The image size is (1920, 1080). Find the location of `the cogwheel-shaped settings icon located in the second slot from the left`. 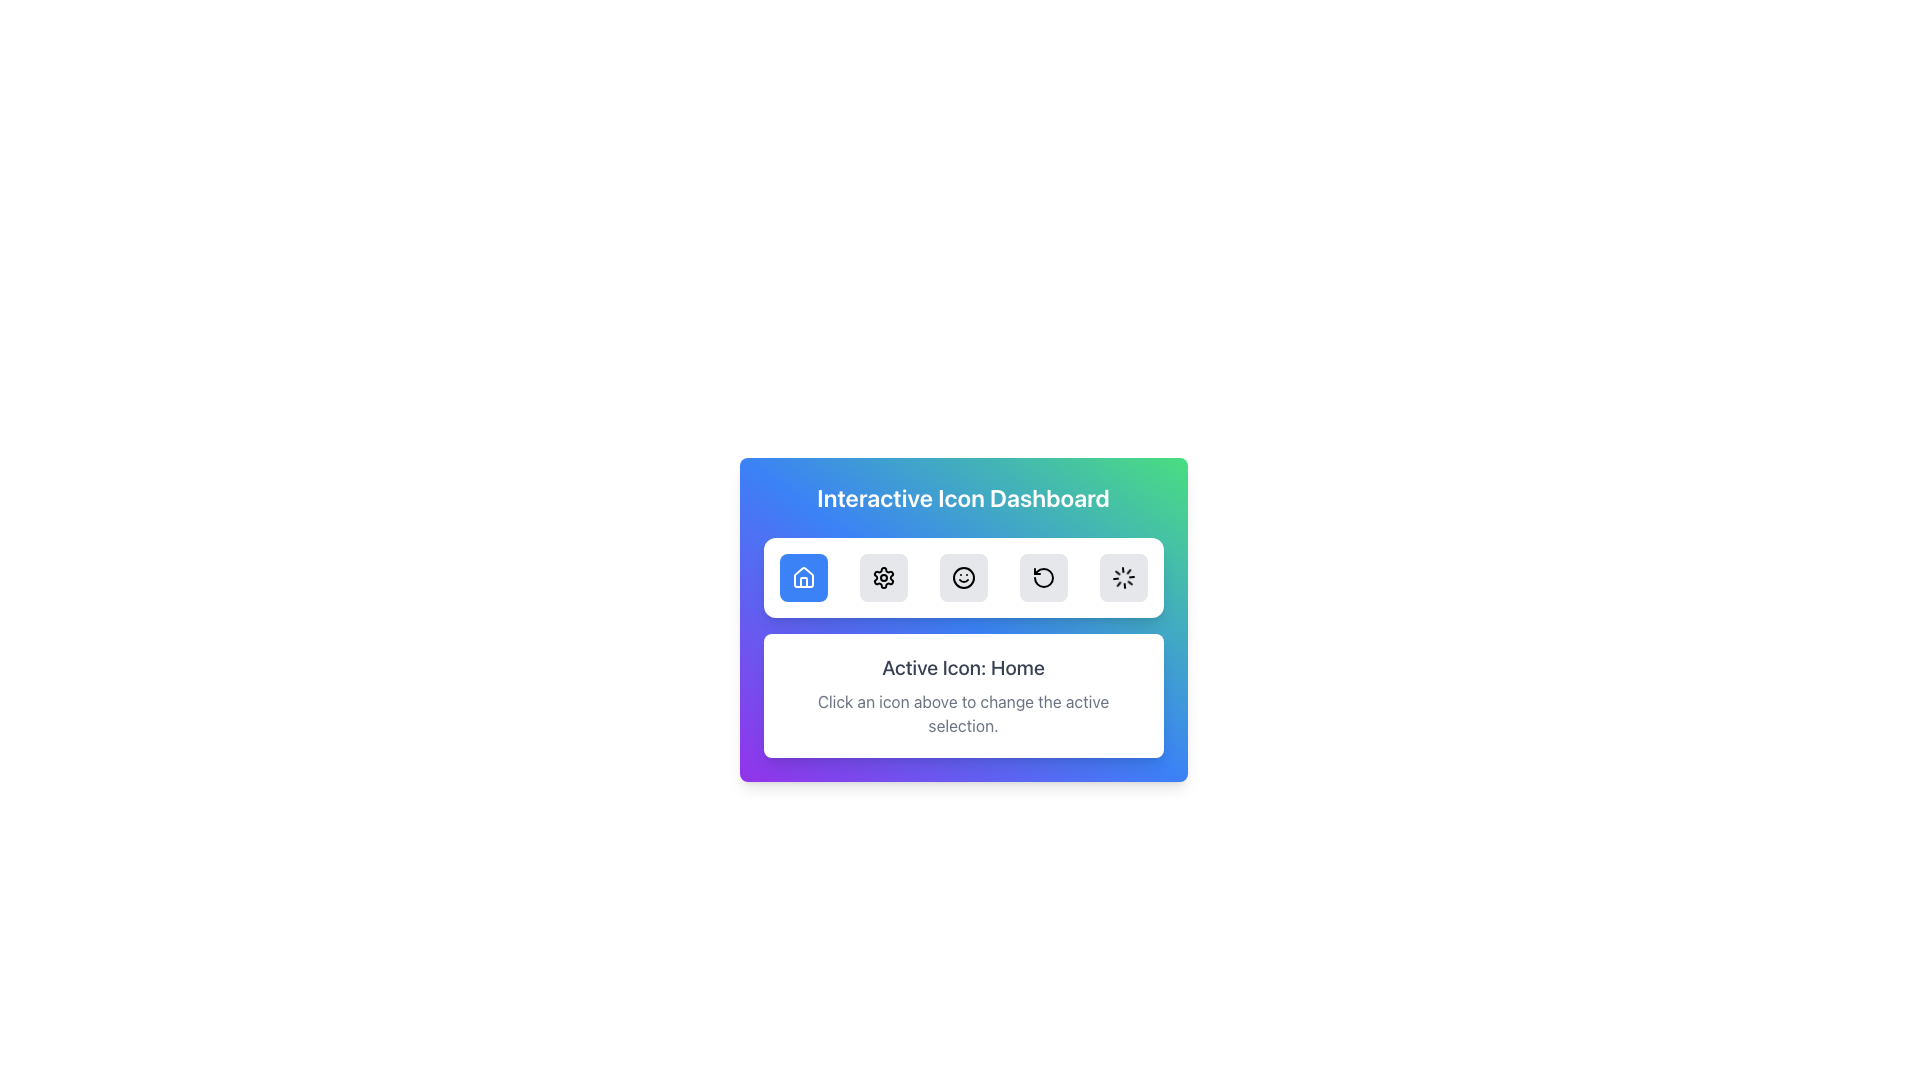

the cogwheel-shaped settings icon located in the second slot from the left is located at coordinates (882, 578).